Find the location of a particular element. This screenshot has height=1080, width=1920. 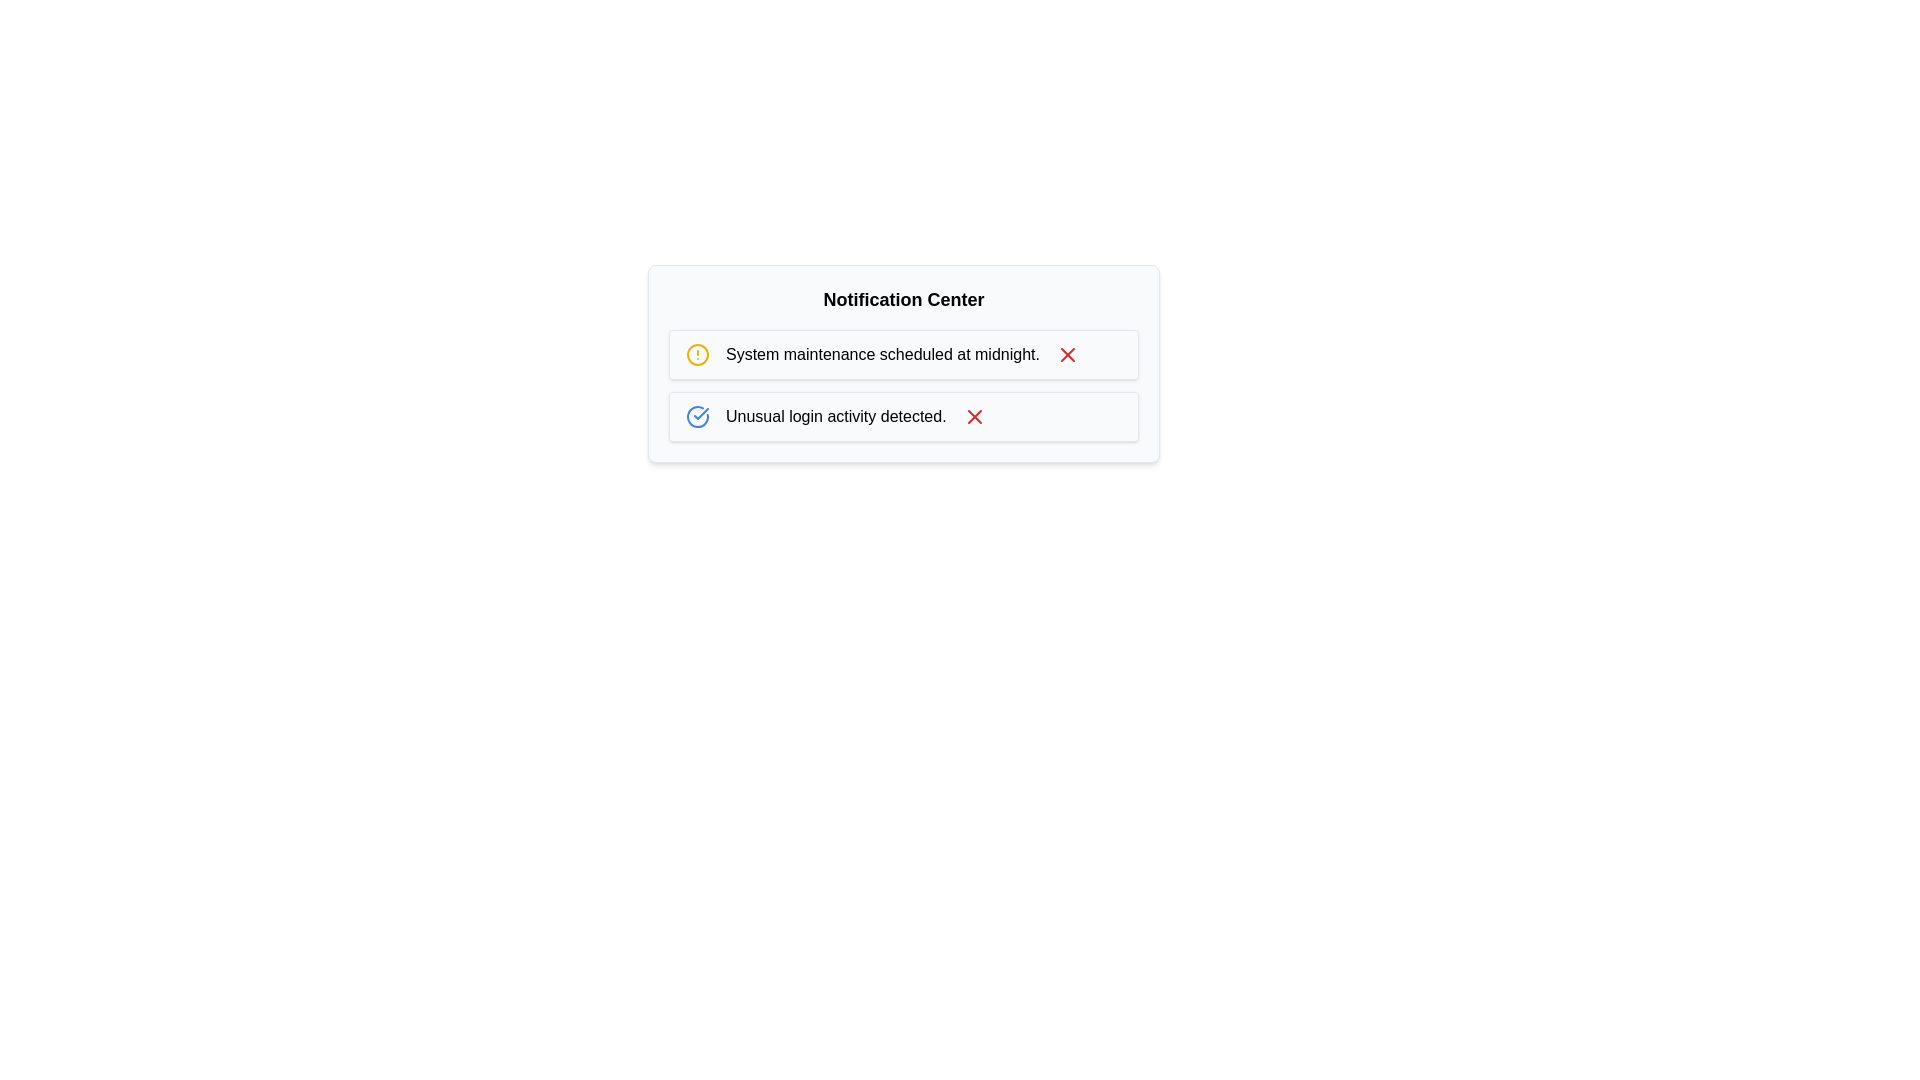

the SVG Circle element with a yellow stroke that forms the outer boundary of an icon in the notification center, located in the left column of the first row is located at coordinates (697, 353).